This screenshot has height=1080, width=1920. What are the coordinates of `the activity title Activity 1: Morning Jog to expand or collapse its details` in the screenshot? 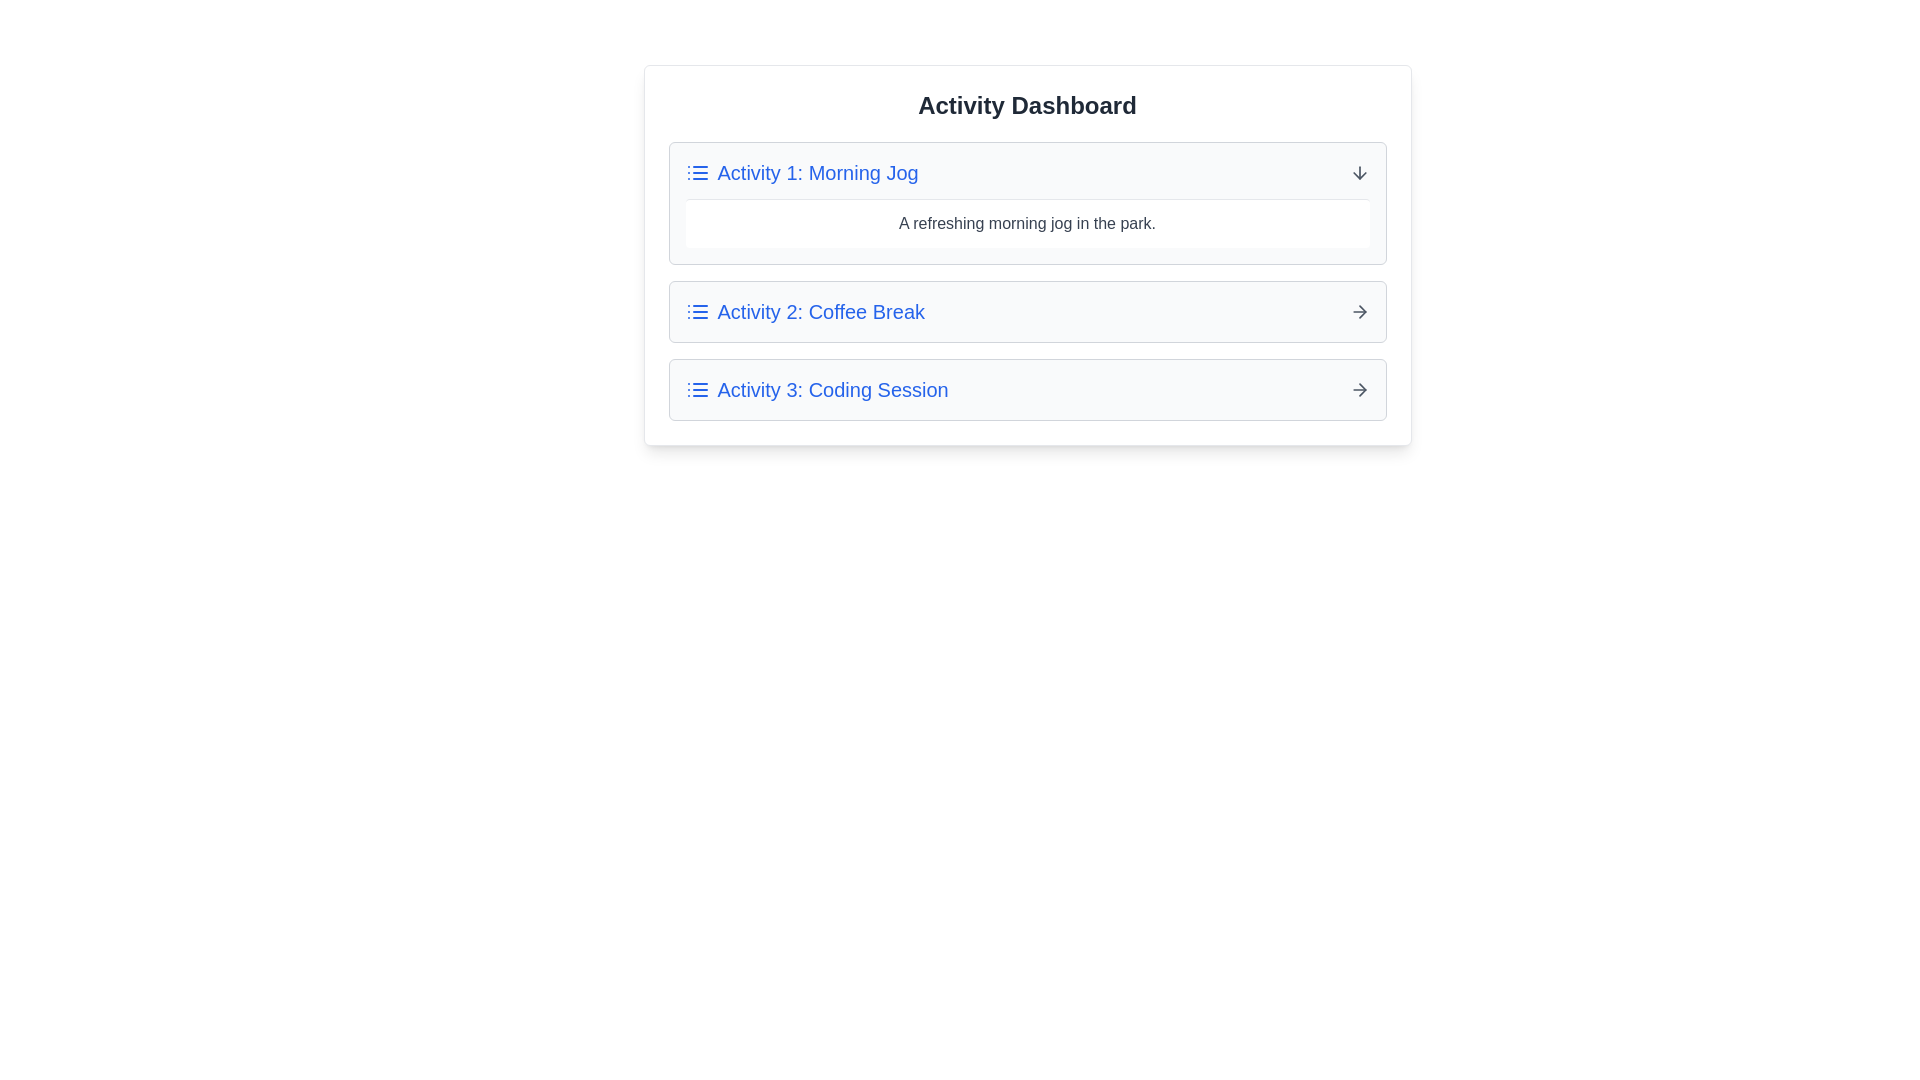 It's located at (801, 172).